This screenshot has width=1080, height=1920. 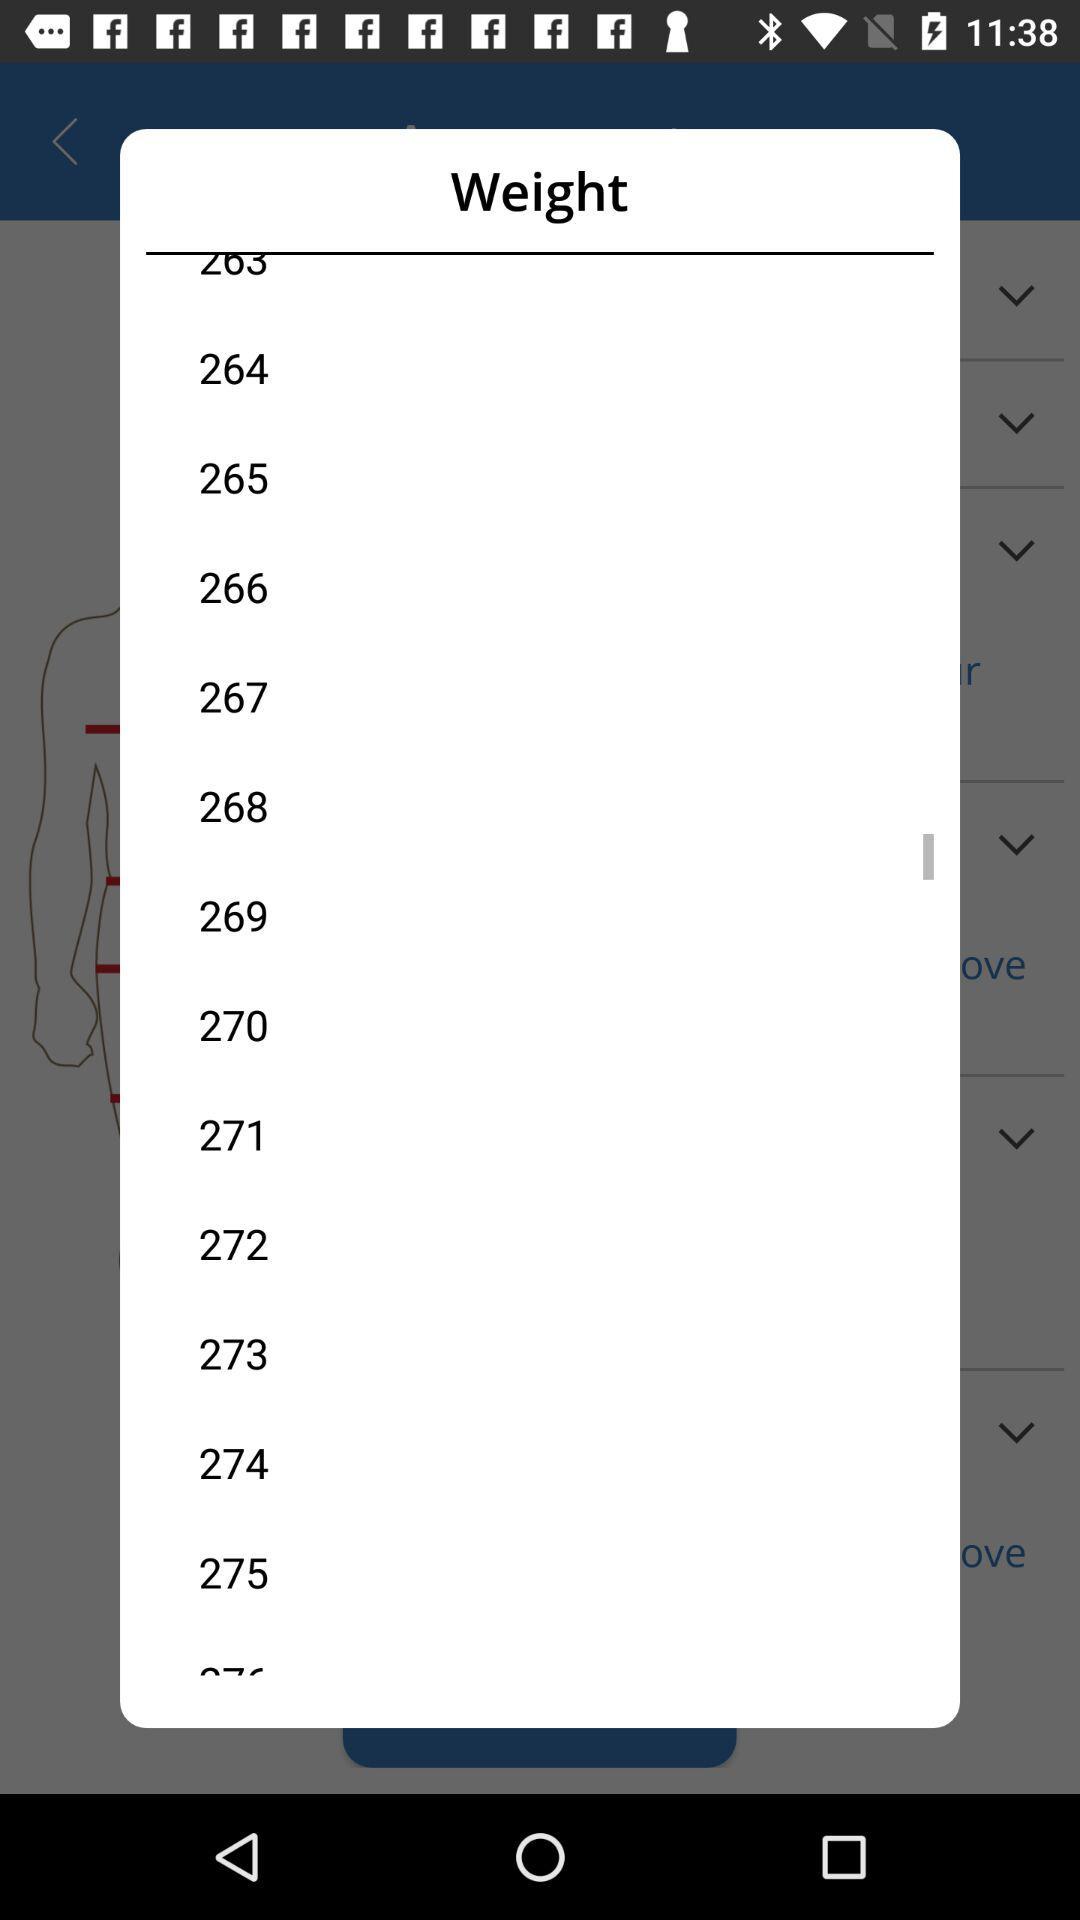 I want to click on the icon below 268 icon, so click(x=369, y=914).